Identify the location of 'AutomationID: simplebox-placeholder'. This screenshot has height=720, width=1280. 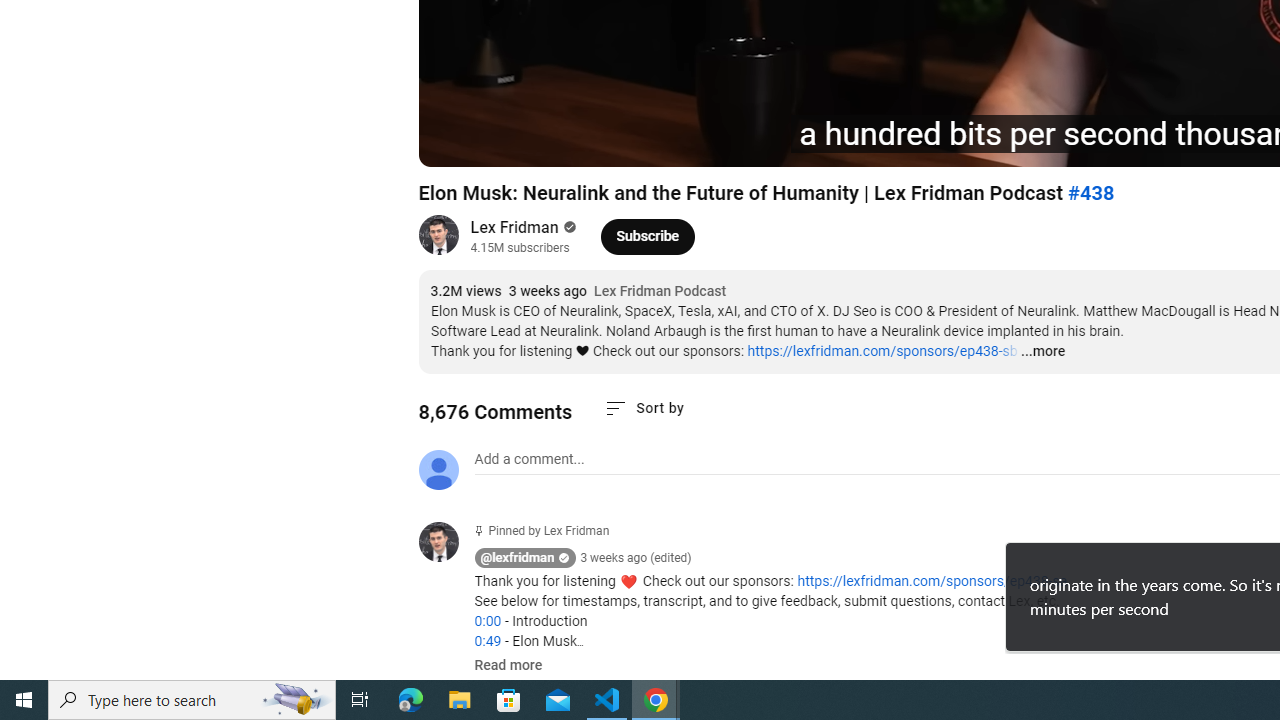
(529, 459).